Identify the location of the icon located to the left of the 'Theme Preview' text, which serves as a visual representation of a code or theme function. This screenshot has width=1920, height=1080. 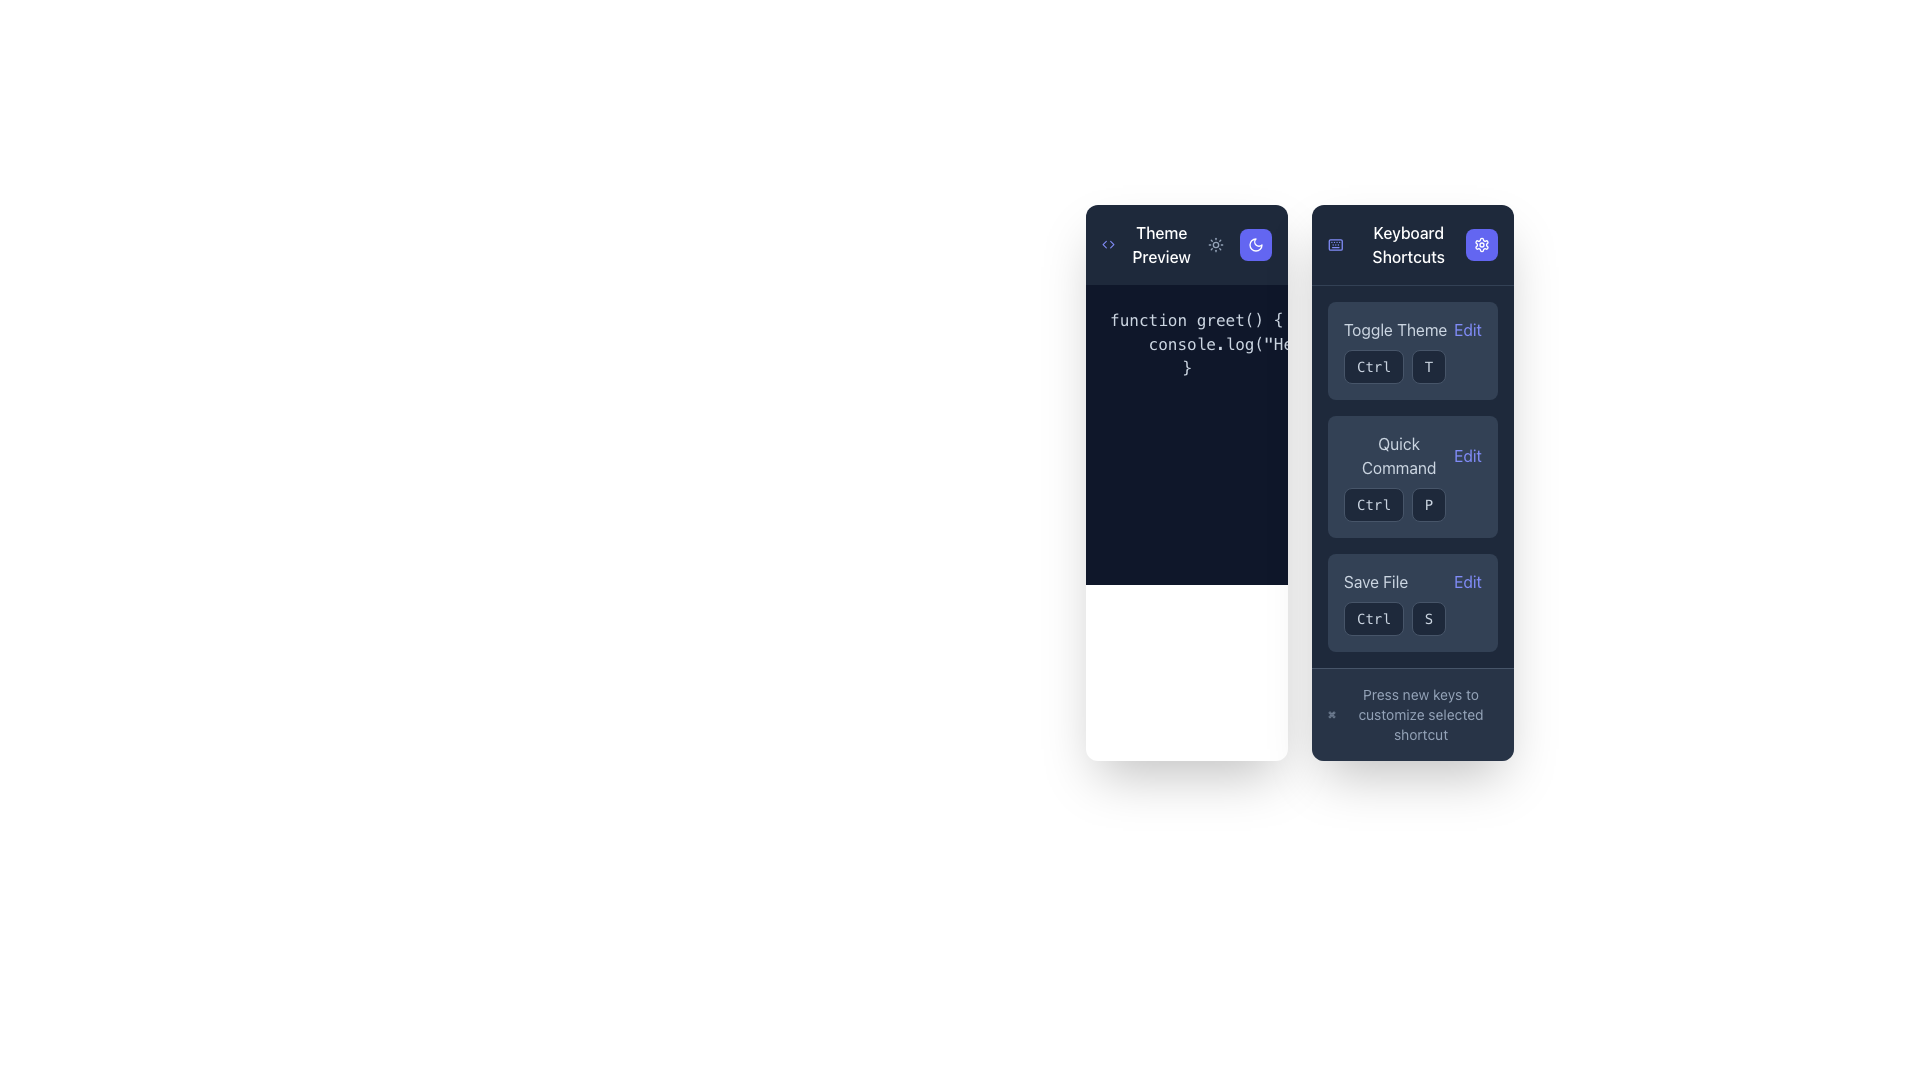
(1107, 244).